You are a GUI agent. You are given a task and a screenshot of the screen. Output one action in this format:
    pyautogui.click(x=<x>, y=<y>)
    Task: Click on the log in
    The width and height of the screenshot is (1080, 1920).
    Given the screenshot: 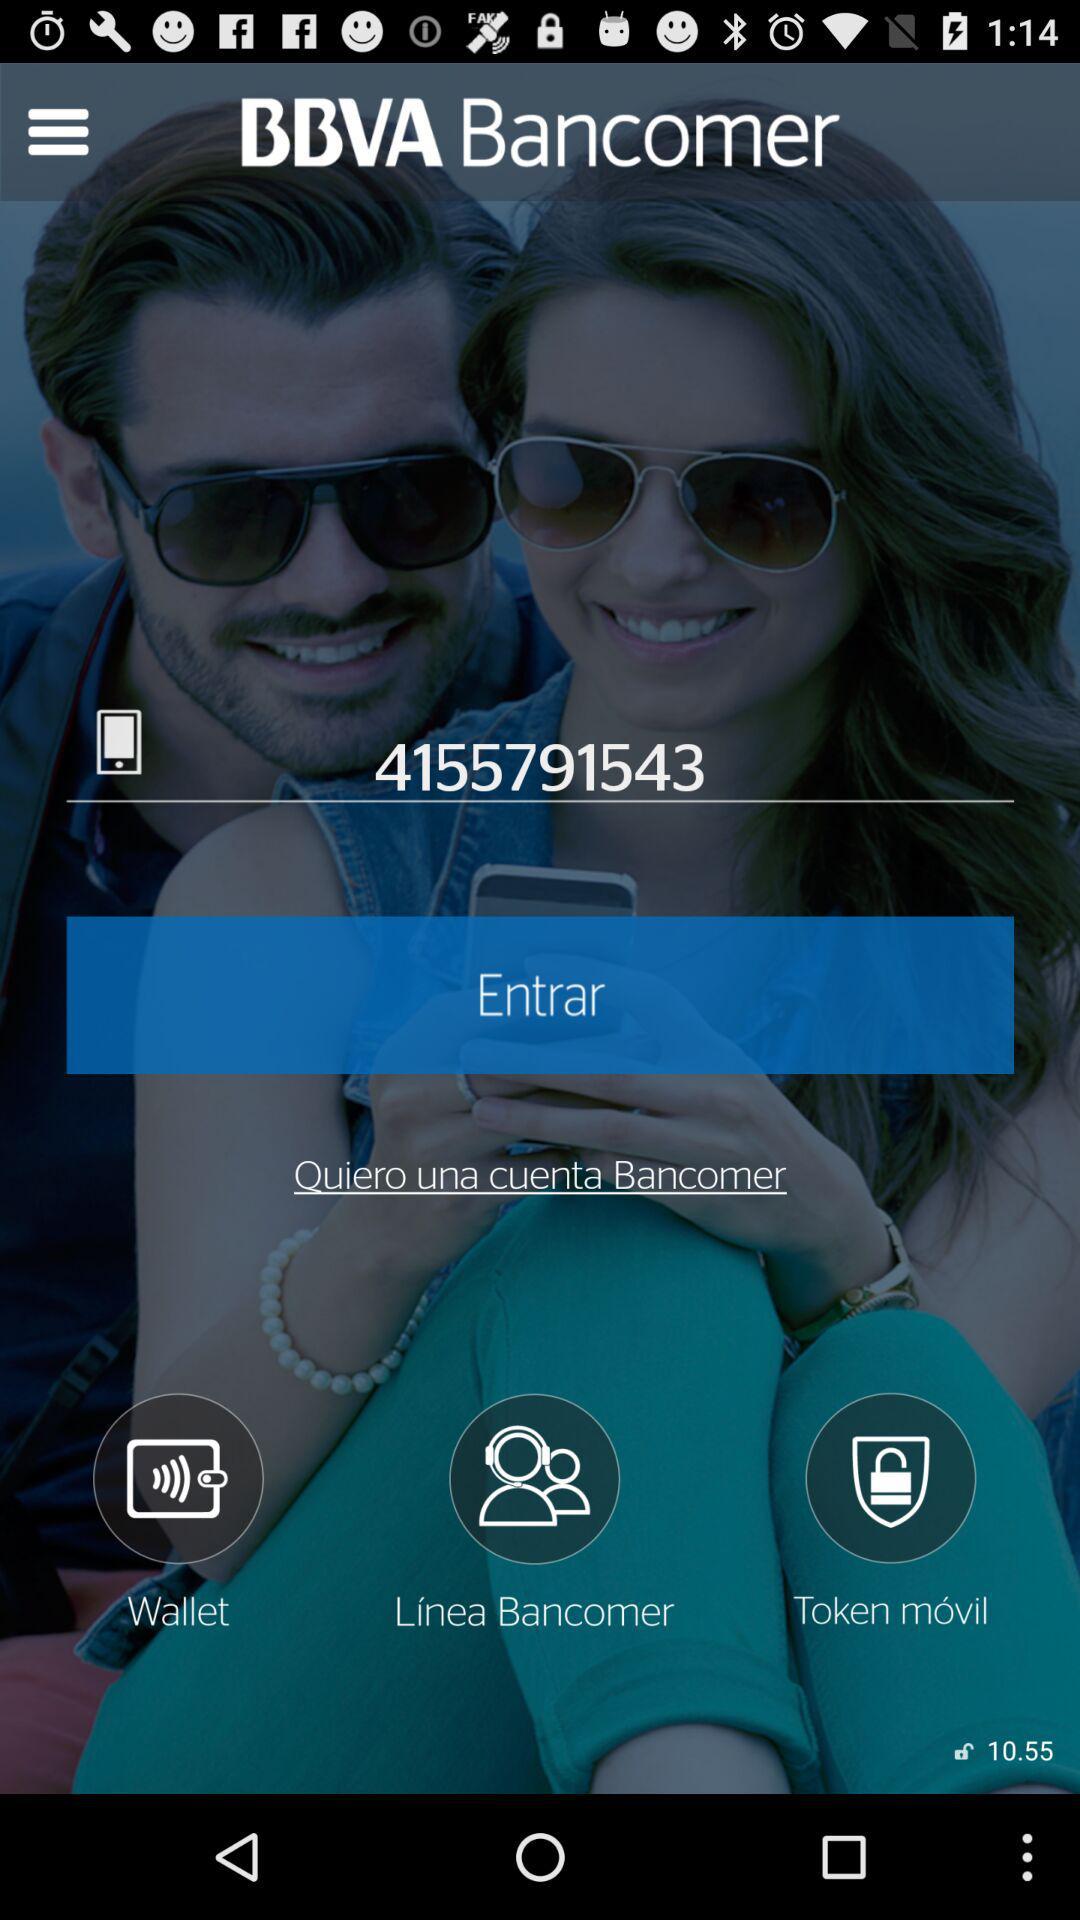 What is the action you would take?
    pyautogui.click(x=540, y=995)
    